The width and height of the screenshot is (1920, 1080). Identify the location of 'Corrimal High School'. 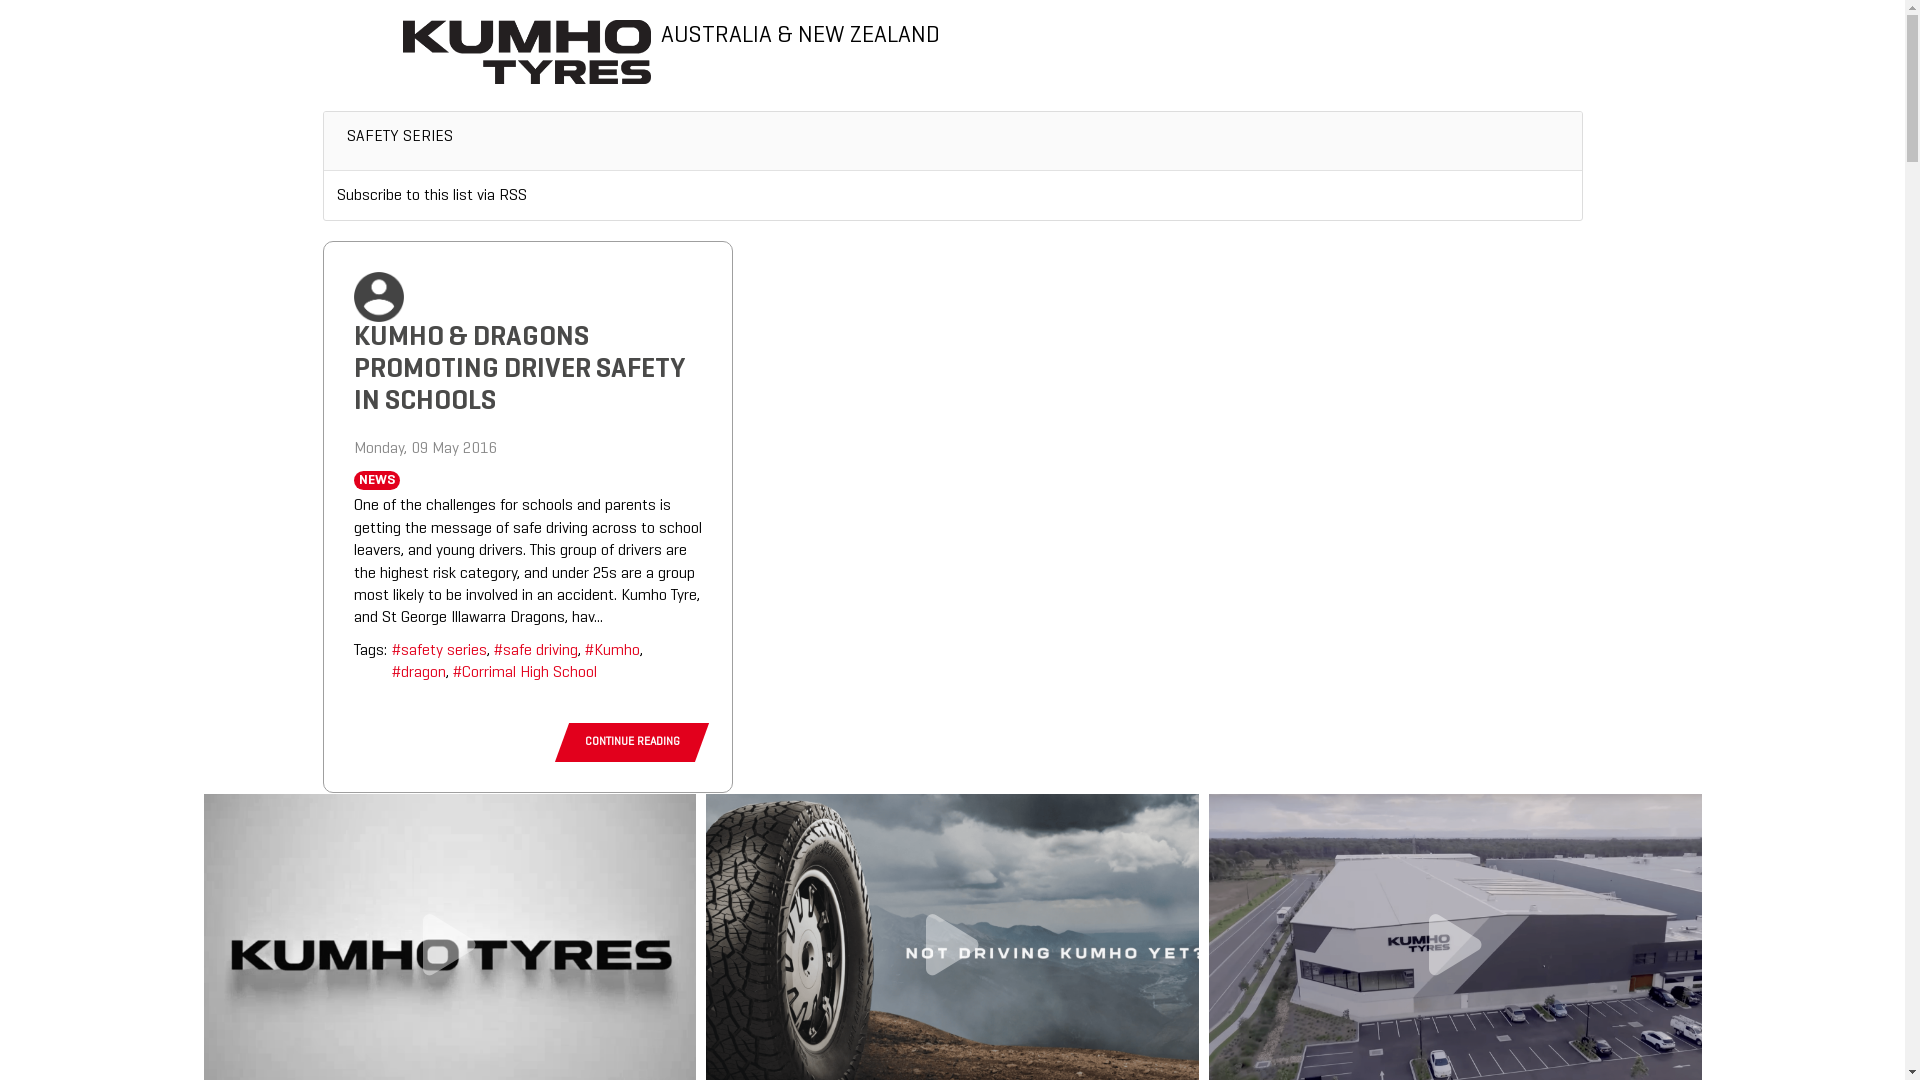
(450, 672).